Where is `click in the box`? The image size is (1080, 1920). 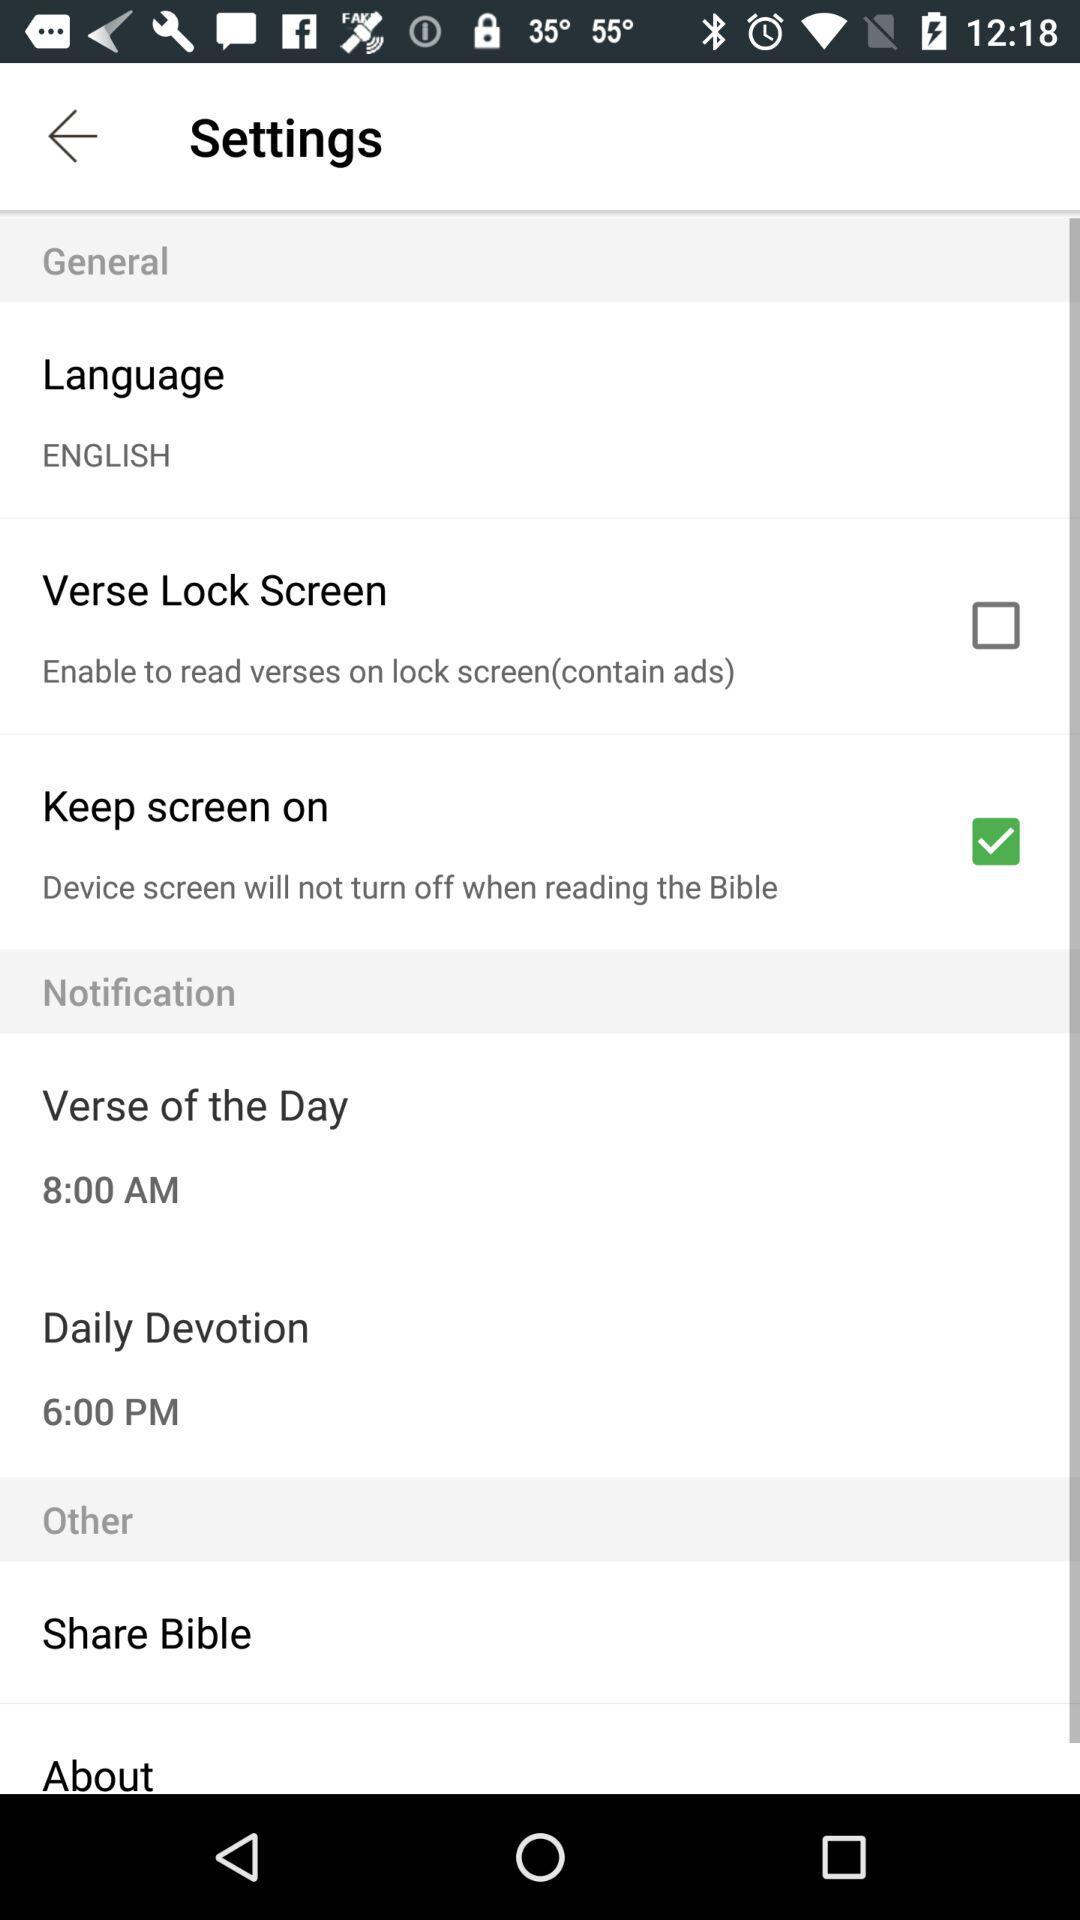 click in the box is located at coordinates (995, 624).